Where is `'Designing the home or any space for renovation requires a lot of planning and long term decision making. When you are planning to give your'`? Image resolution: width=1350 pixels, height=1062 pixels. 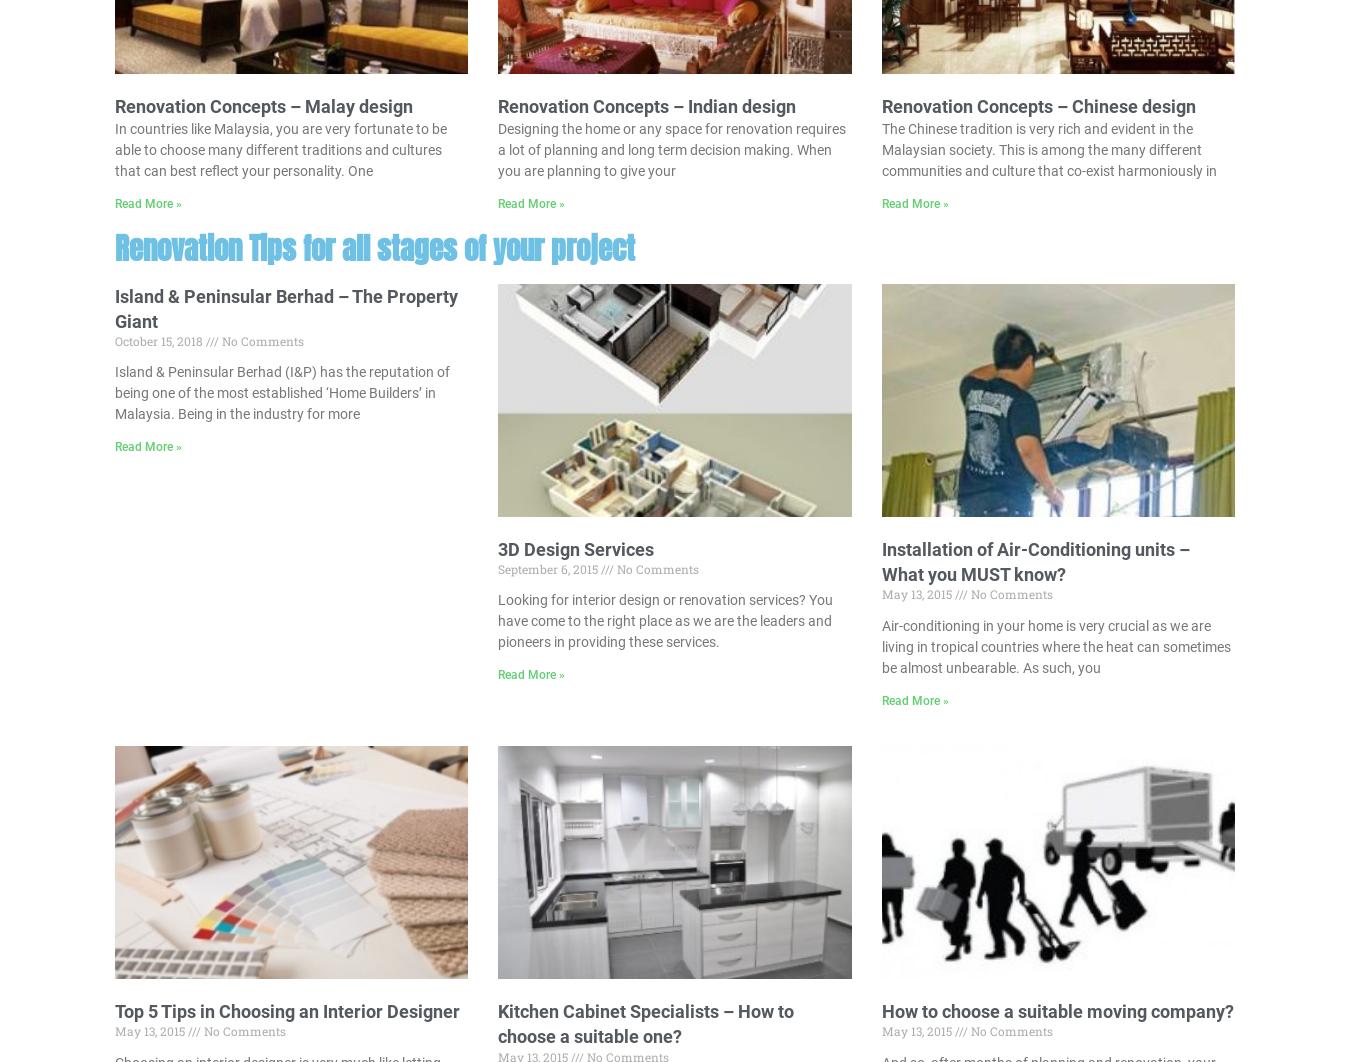
'Designing the home or any space for renovation requires a lot of planning and long term decision making. When you are planning to give your' is located at coordinates (672, 149).